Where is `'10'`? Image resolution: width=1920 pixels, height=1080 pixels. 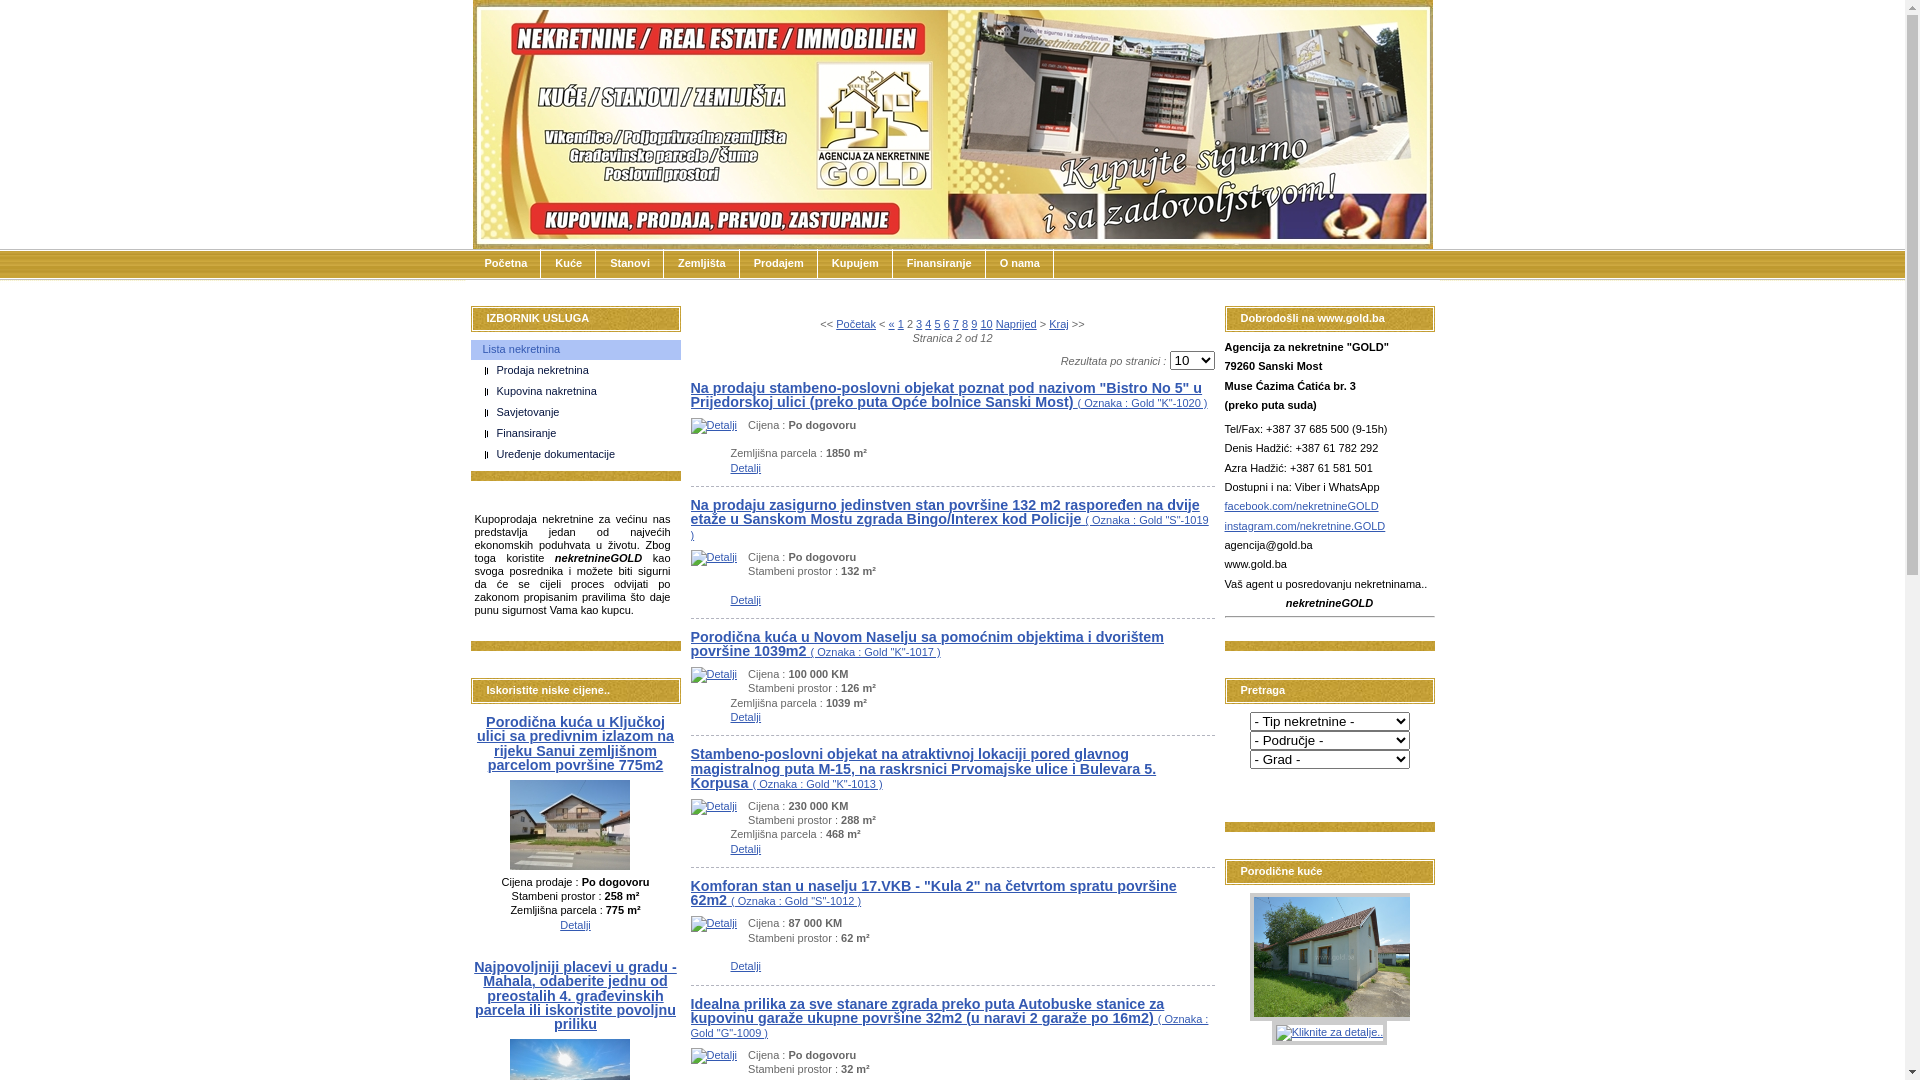 '10' is located at coordinates (985, 323).